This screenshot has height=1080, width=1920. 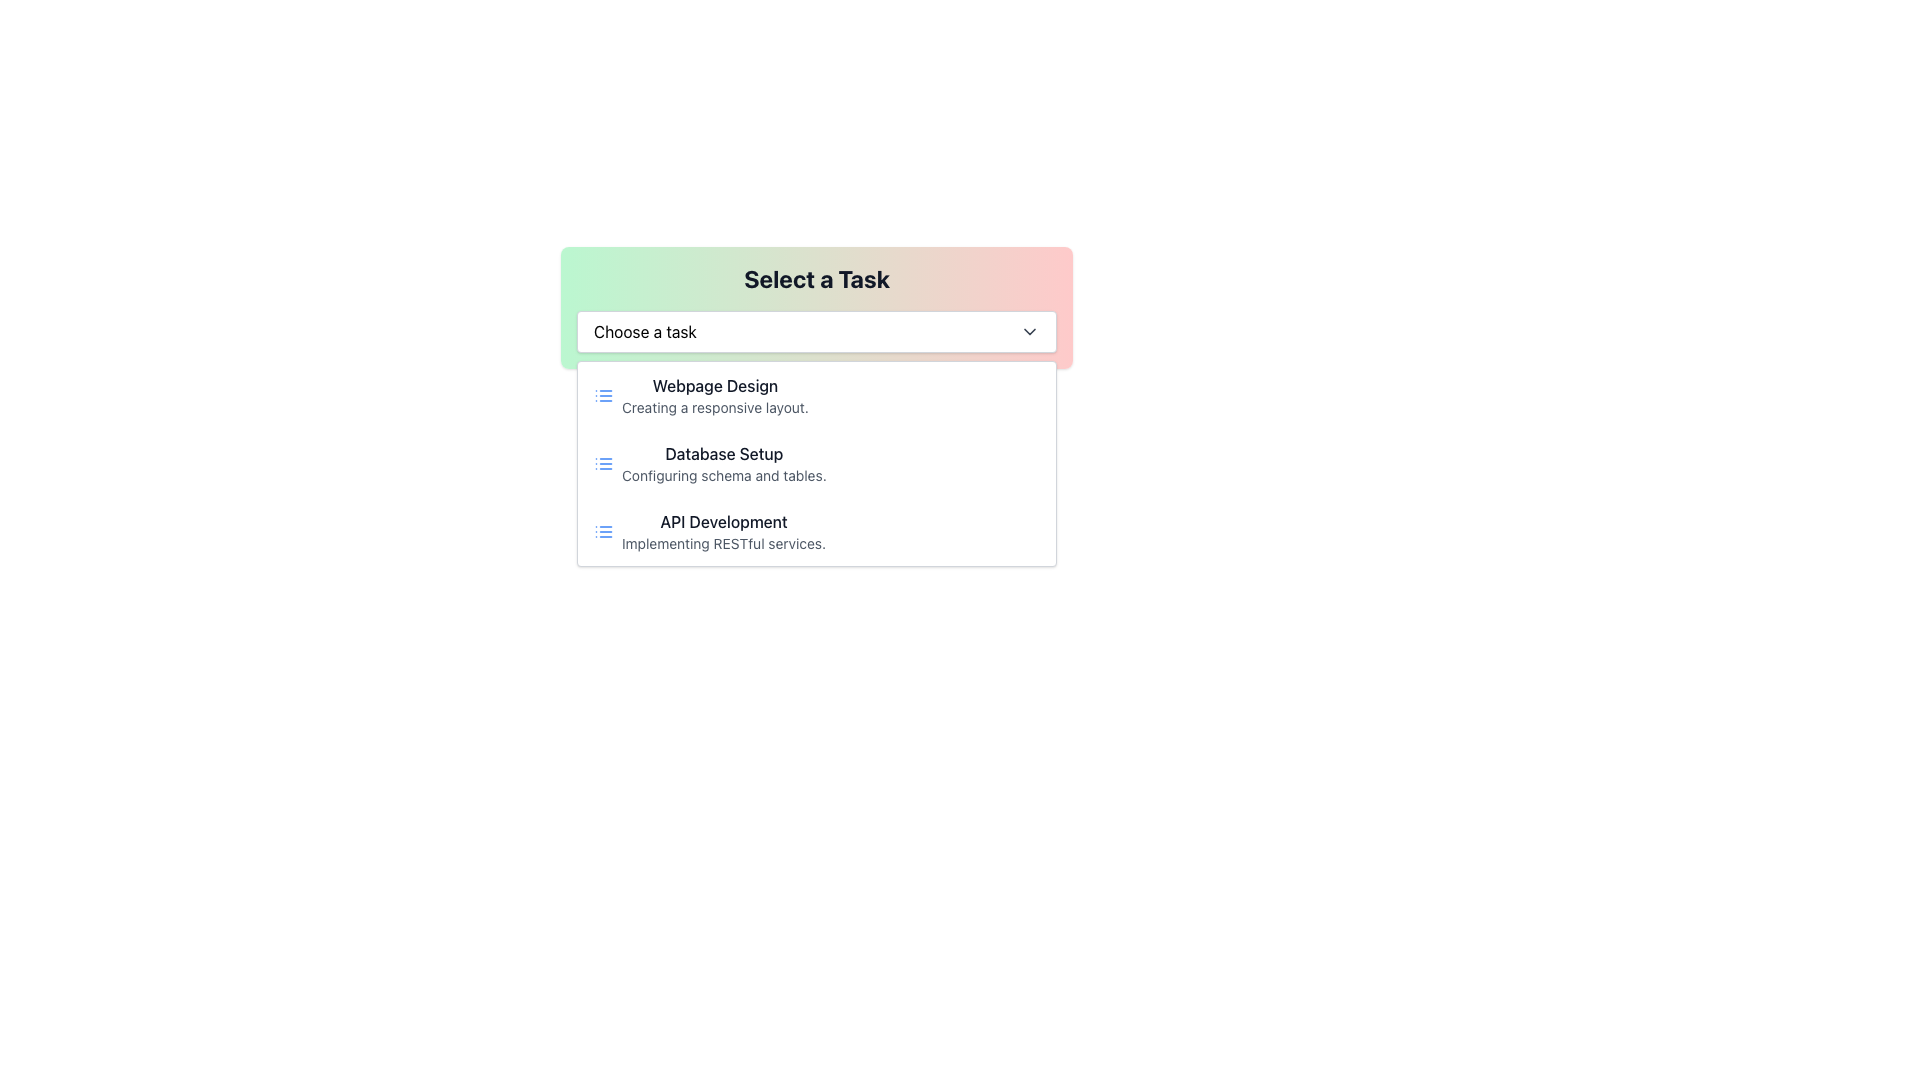 What do you see at coordinates (723, 454) in the screenshot?
I see `the 'Database Setup' text label located in the center of the dropdown menu under the 'Select a Task' header` at bounding box center [723, 454].